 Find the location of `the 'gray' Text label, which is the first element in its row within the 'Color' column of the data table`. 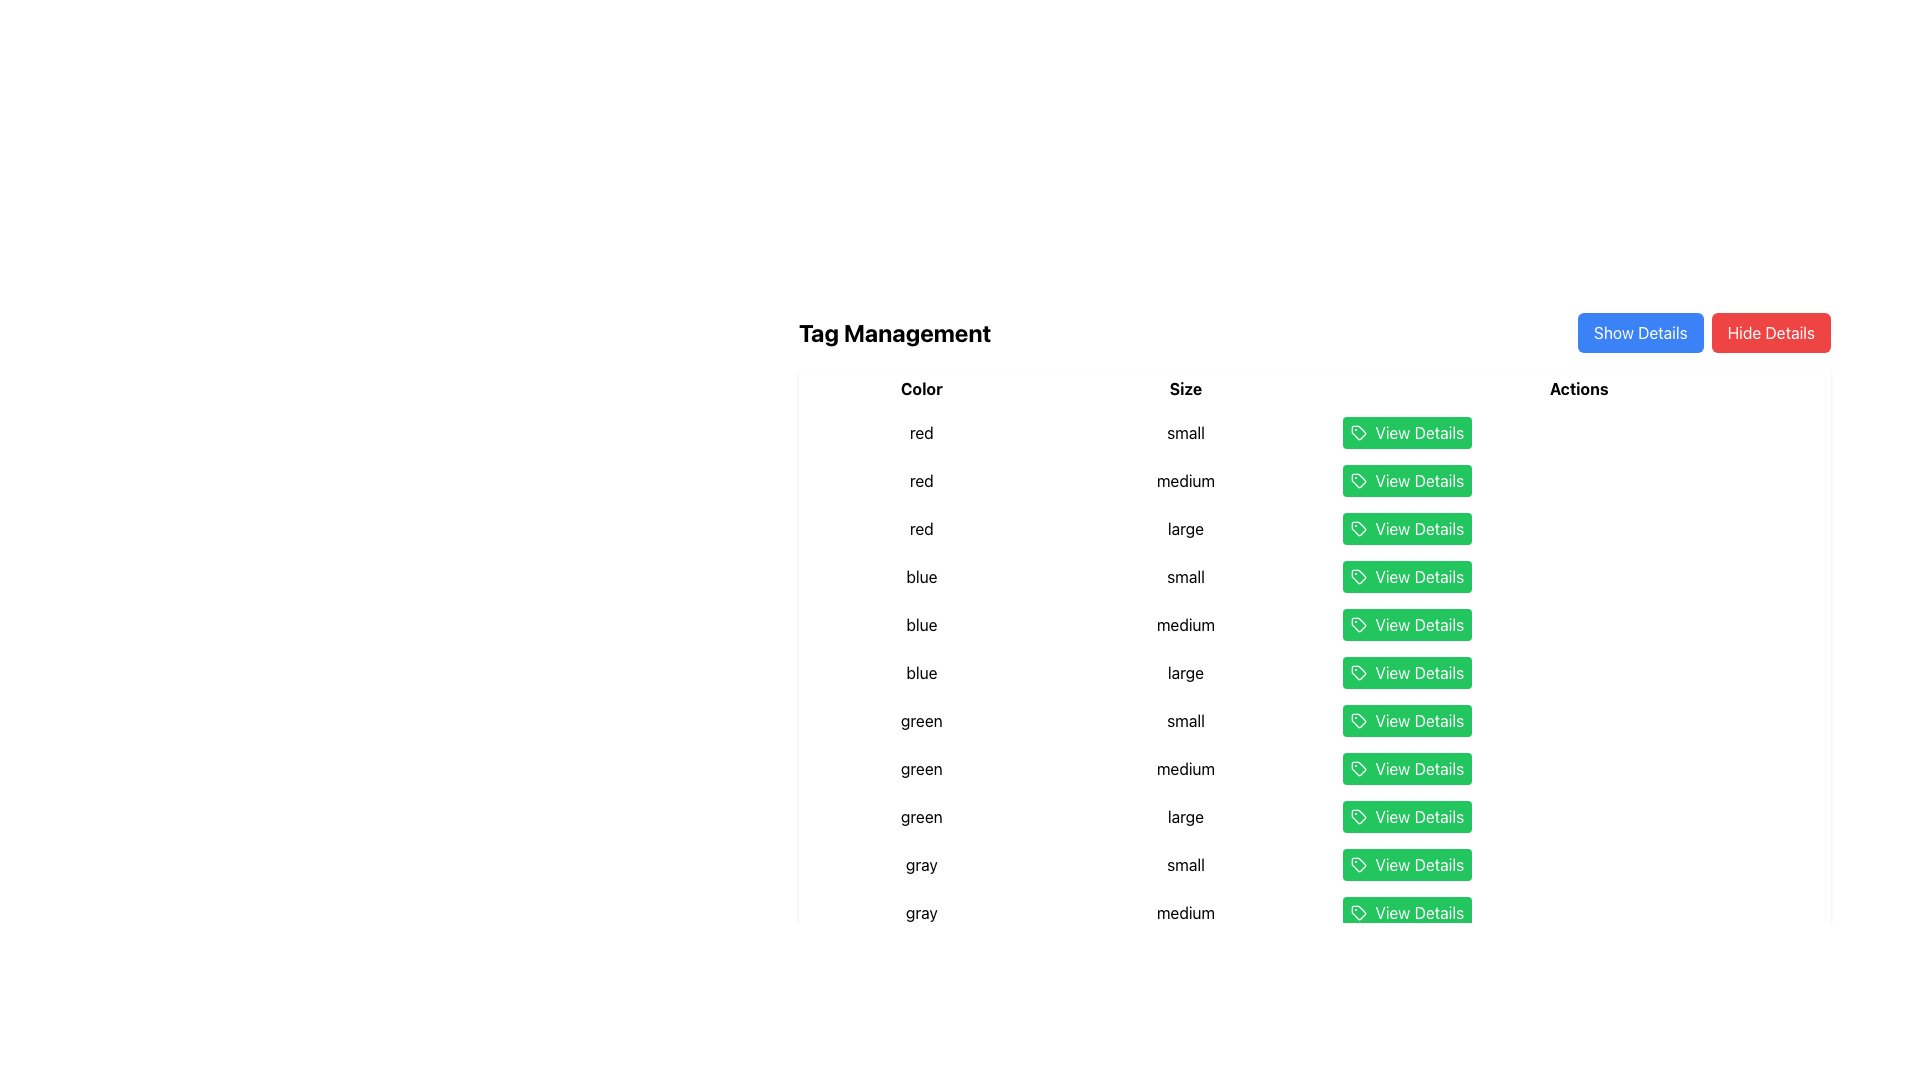

the 'gray' Text label, which is the first element in its row within the 'Color' column of the data table is located at coordinates (920, 863).